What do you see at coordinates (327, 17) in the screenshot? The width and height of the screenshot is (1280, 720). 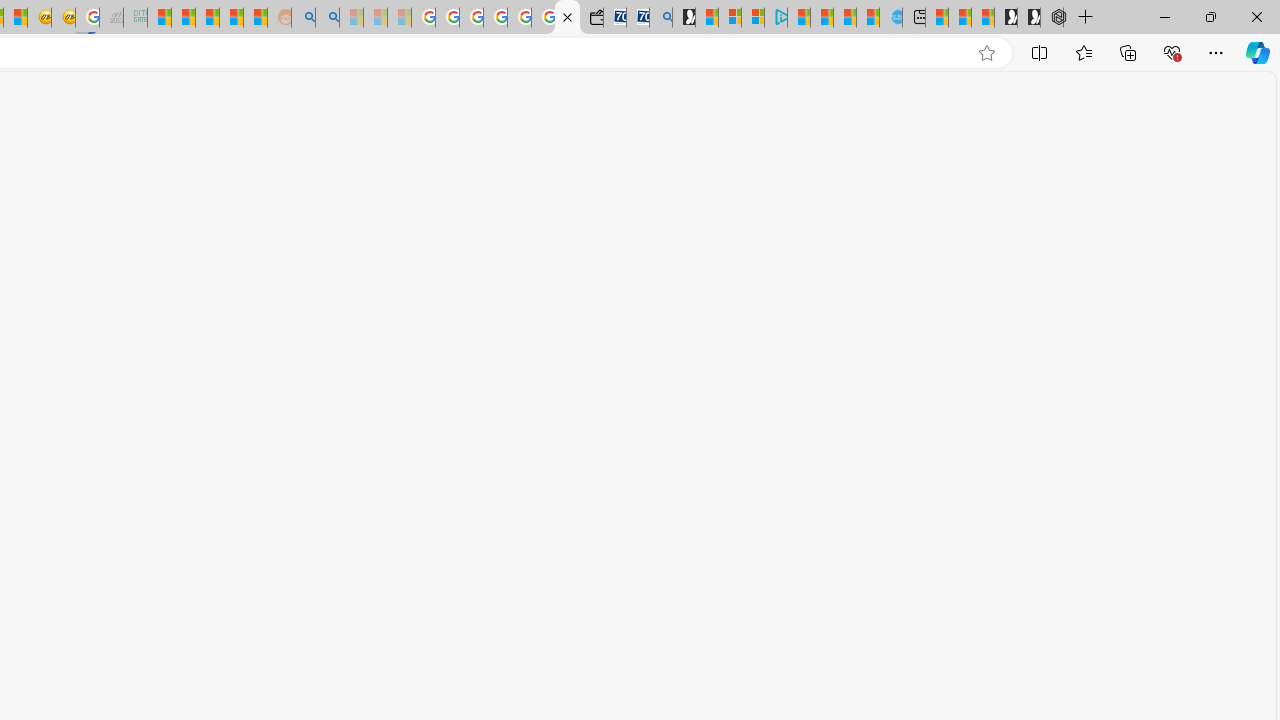 I see `'Utah sues federal government - Search'` at bounding box center [327, 17].